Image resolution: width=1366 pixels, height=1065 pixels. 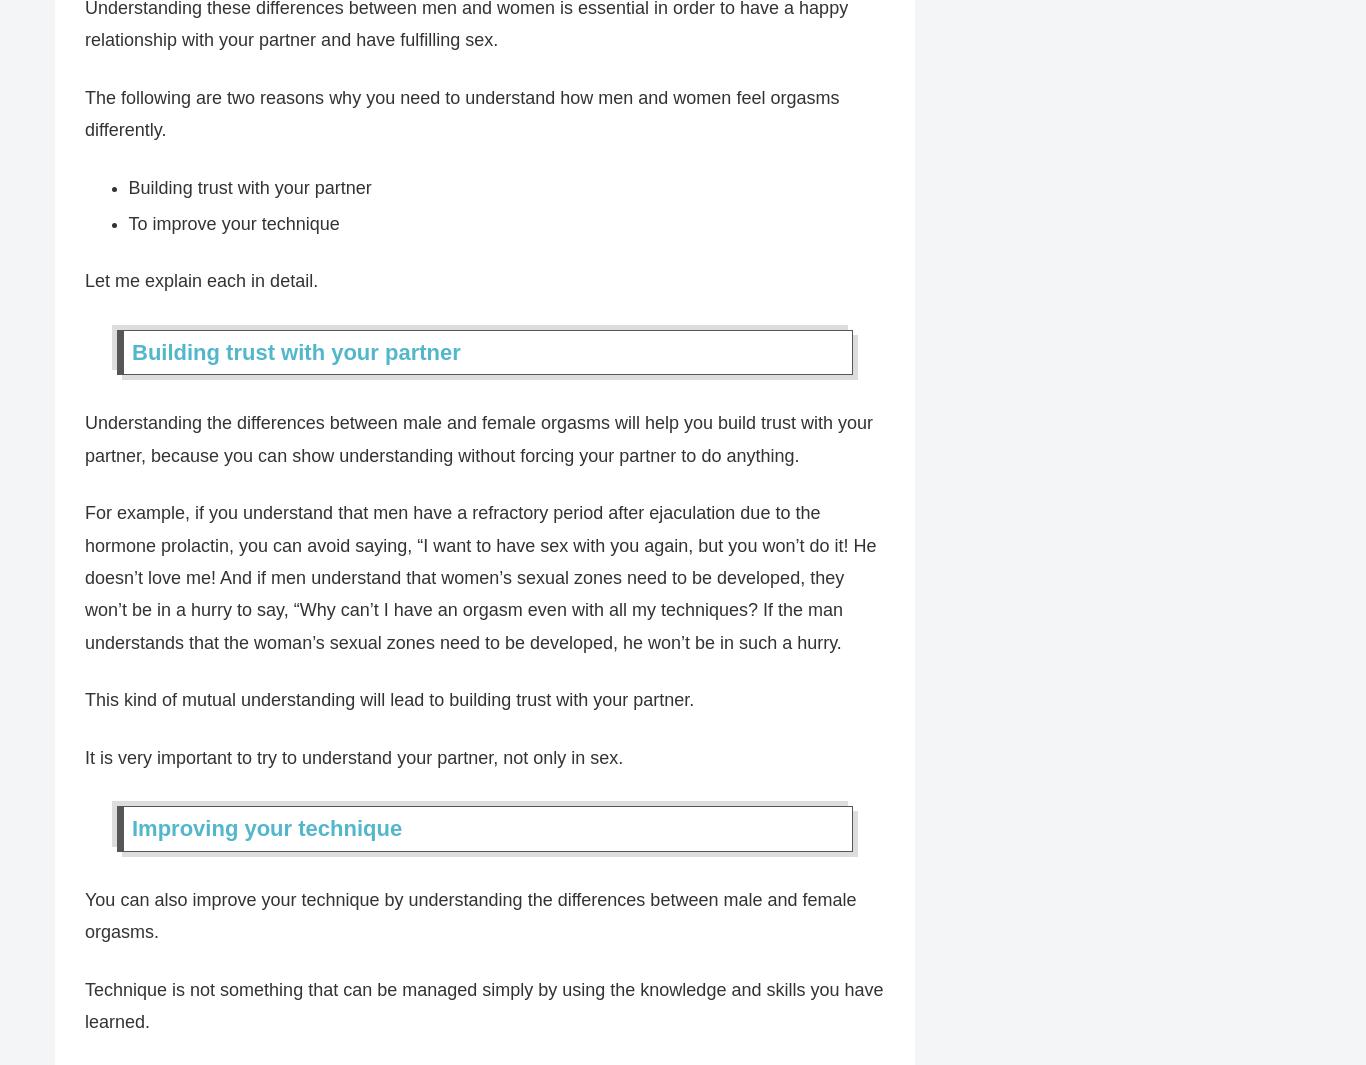 I want to click on 'The following are two reasons why you need to understand how men and women feel orgasms differently.', so click(x=84, y=113).